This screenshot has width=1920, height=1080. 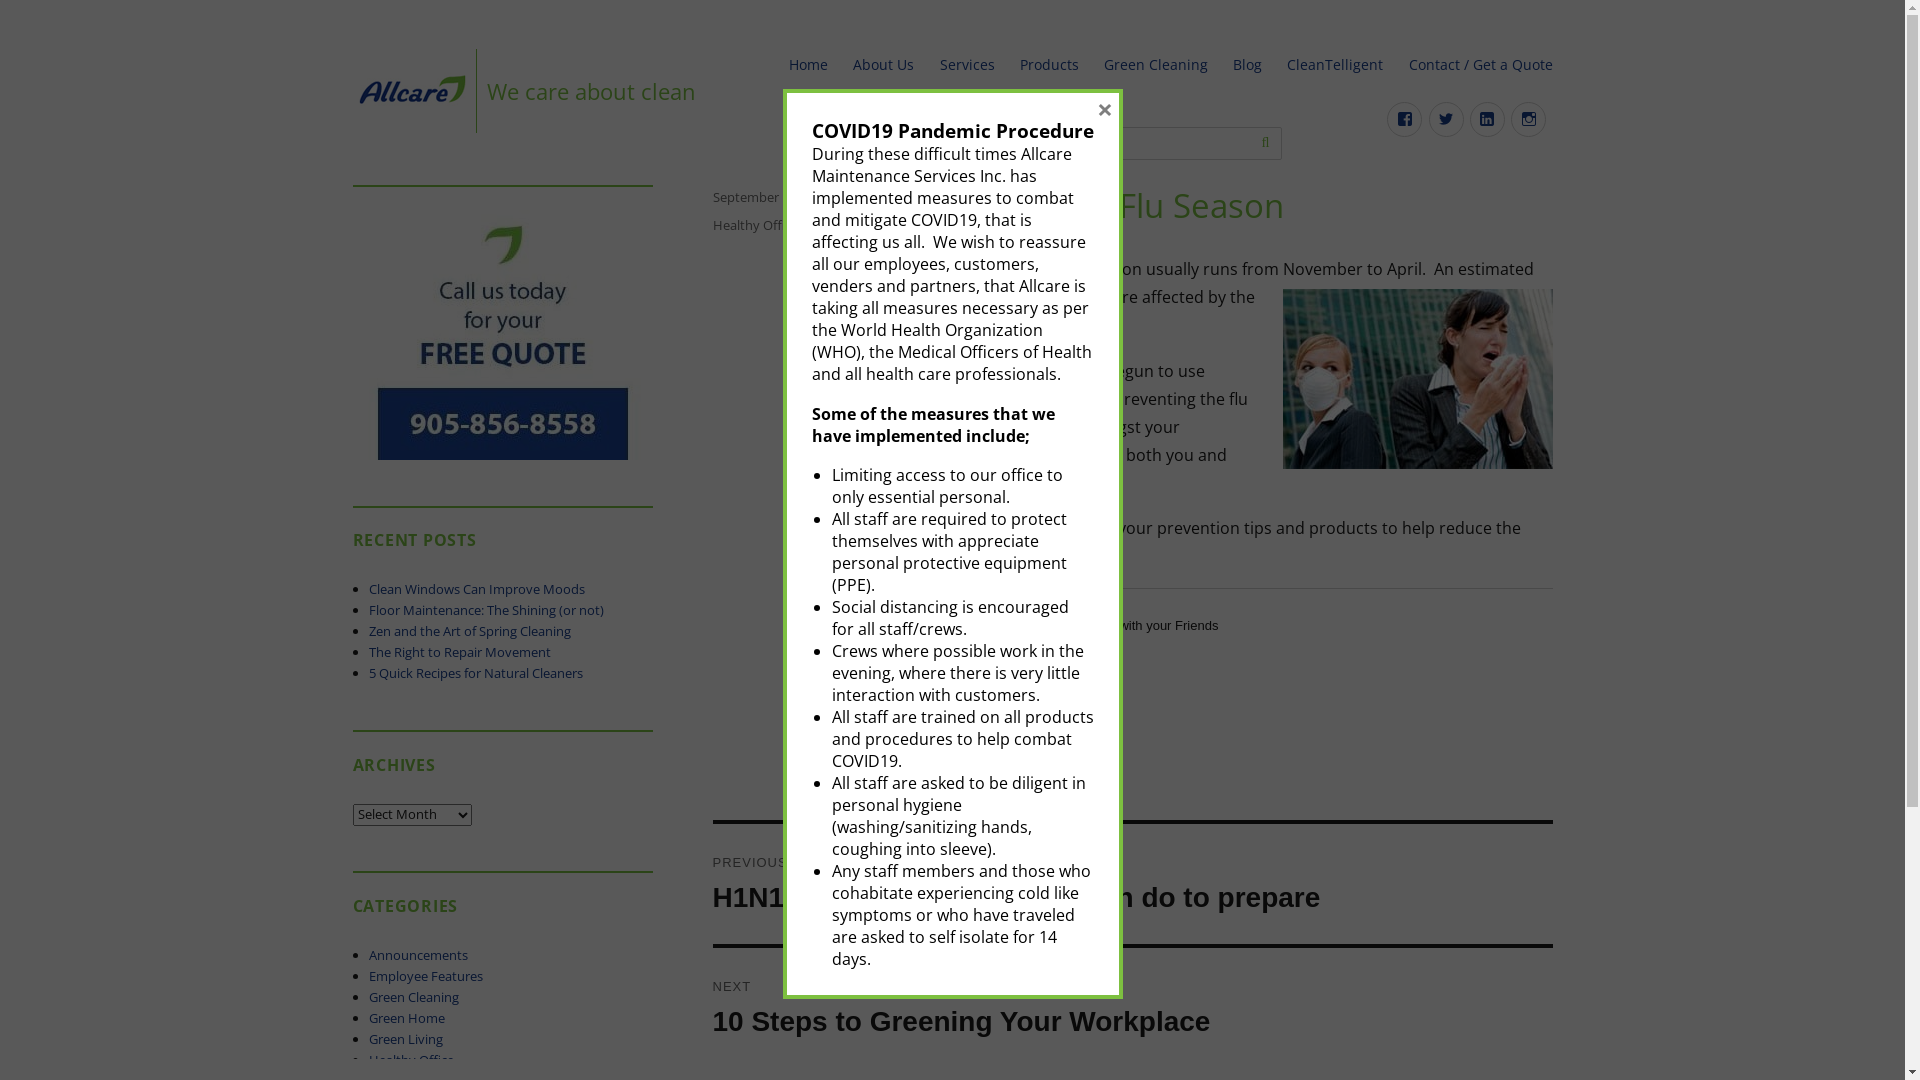 I want to click on 'Instragram', so click(x=1527, y=119).